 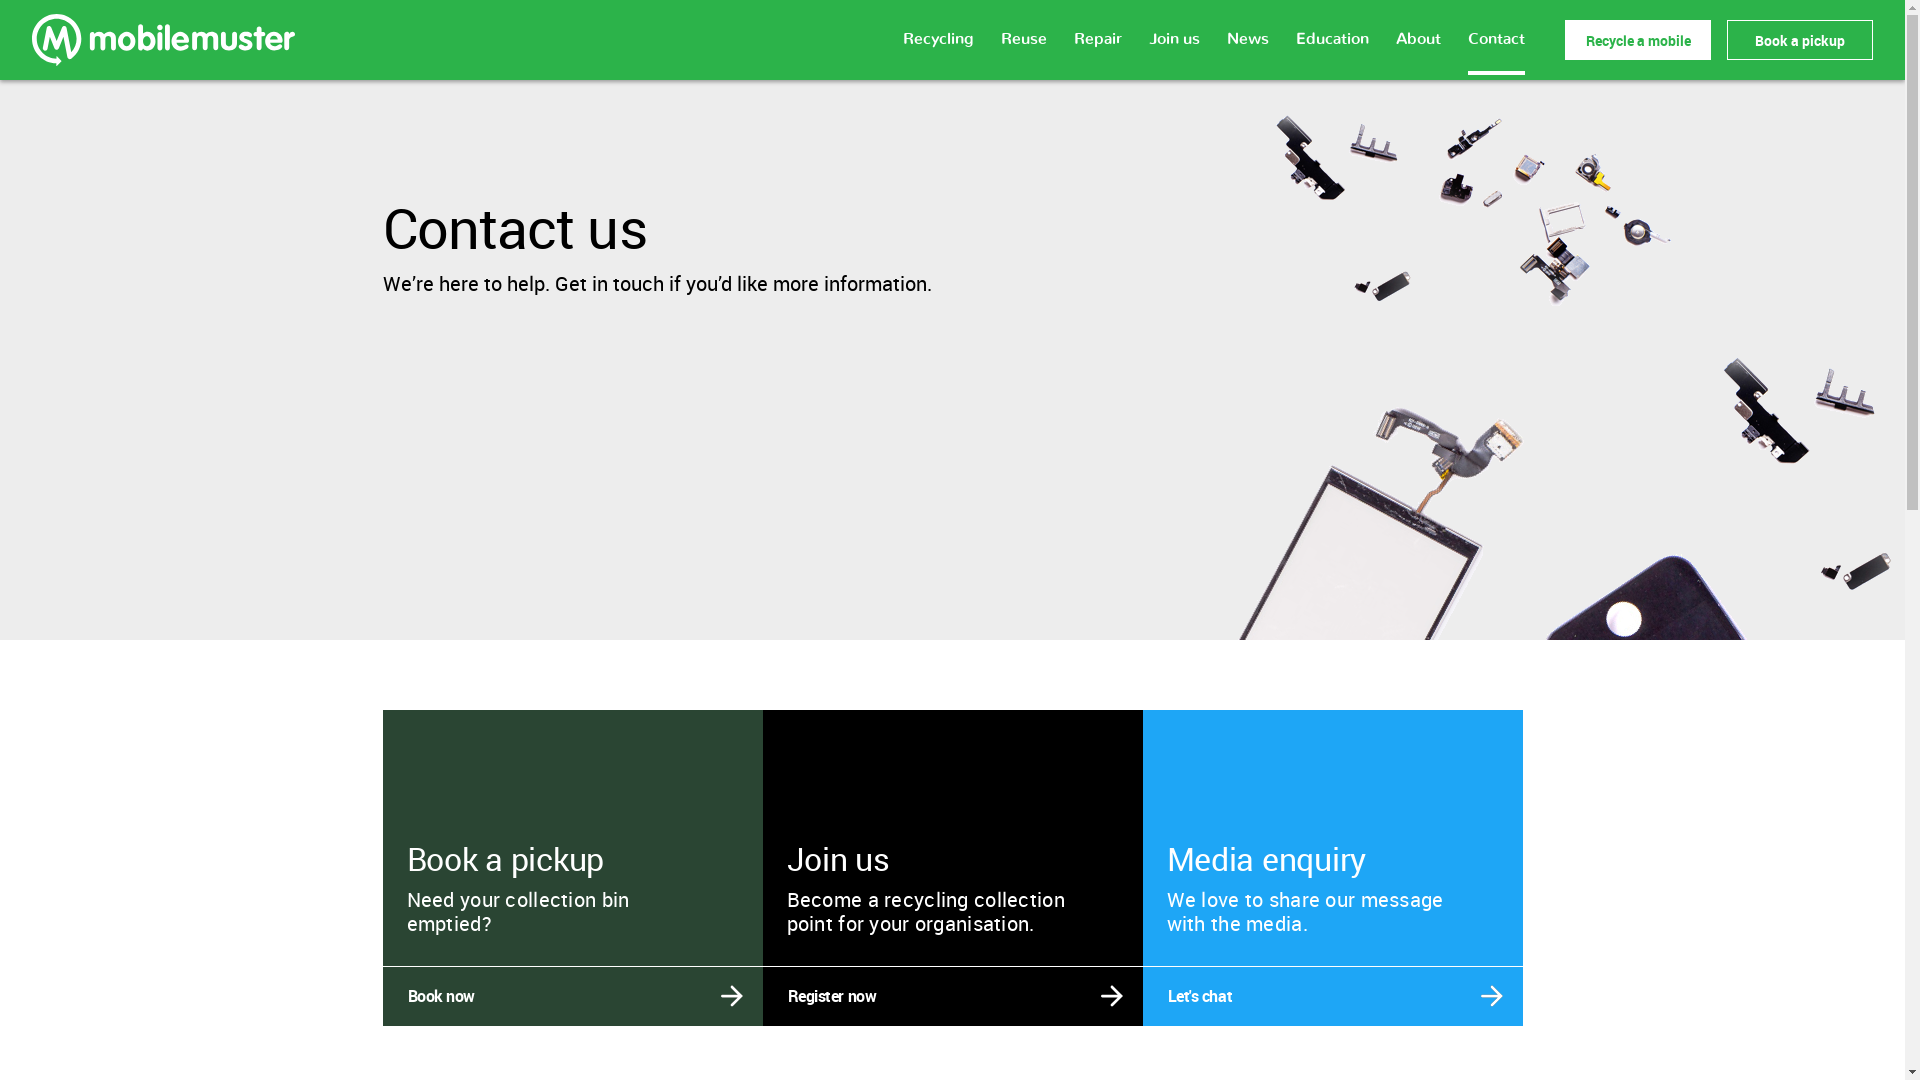 I want to click on 'Reuse', so click(x=1001, y=49).